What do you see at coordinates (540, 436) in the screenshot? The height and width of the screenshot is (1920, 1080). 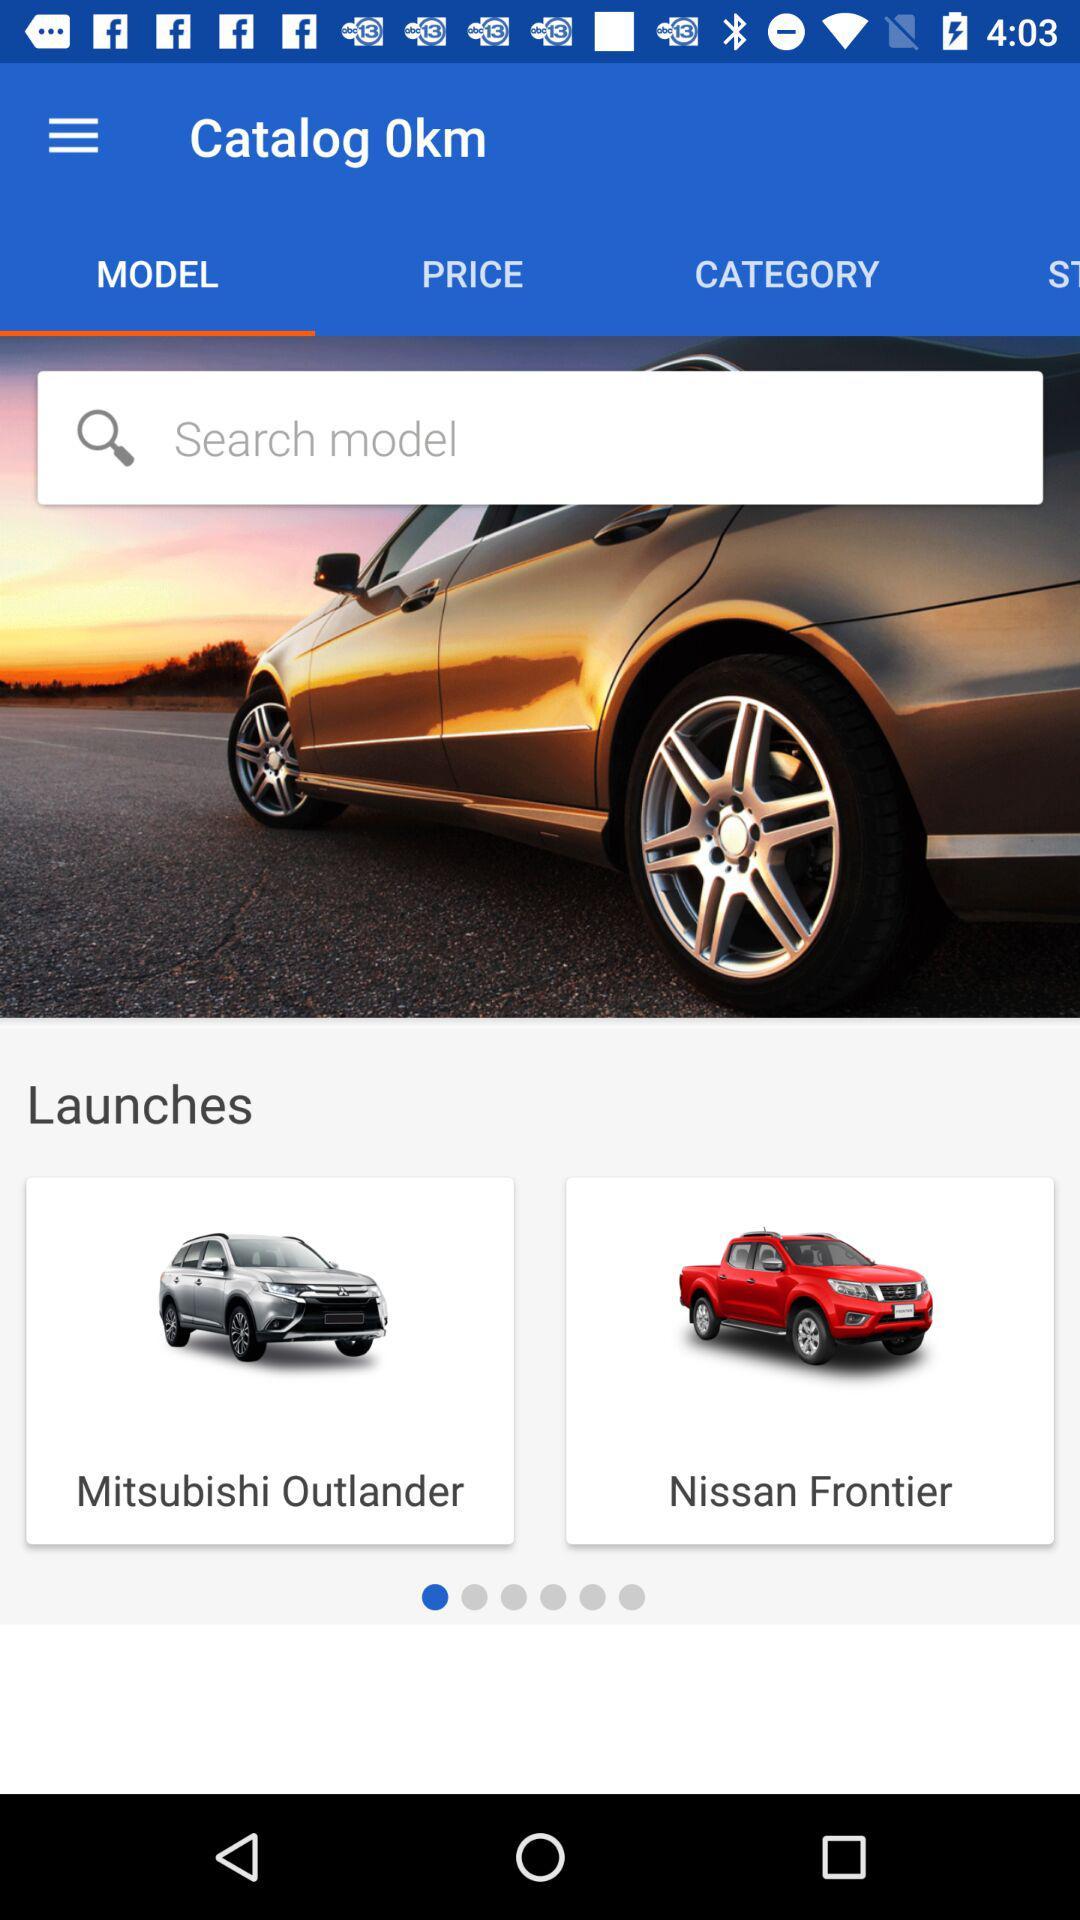 I see `search input box` at bounding box center [540, 436].